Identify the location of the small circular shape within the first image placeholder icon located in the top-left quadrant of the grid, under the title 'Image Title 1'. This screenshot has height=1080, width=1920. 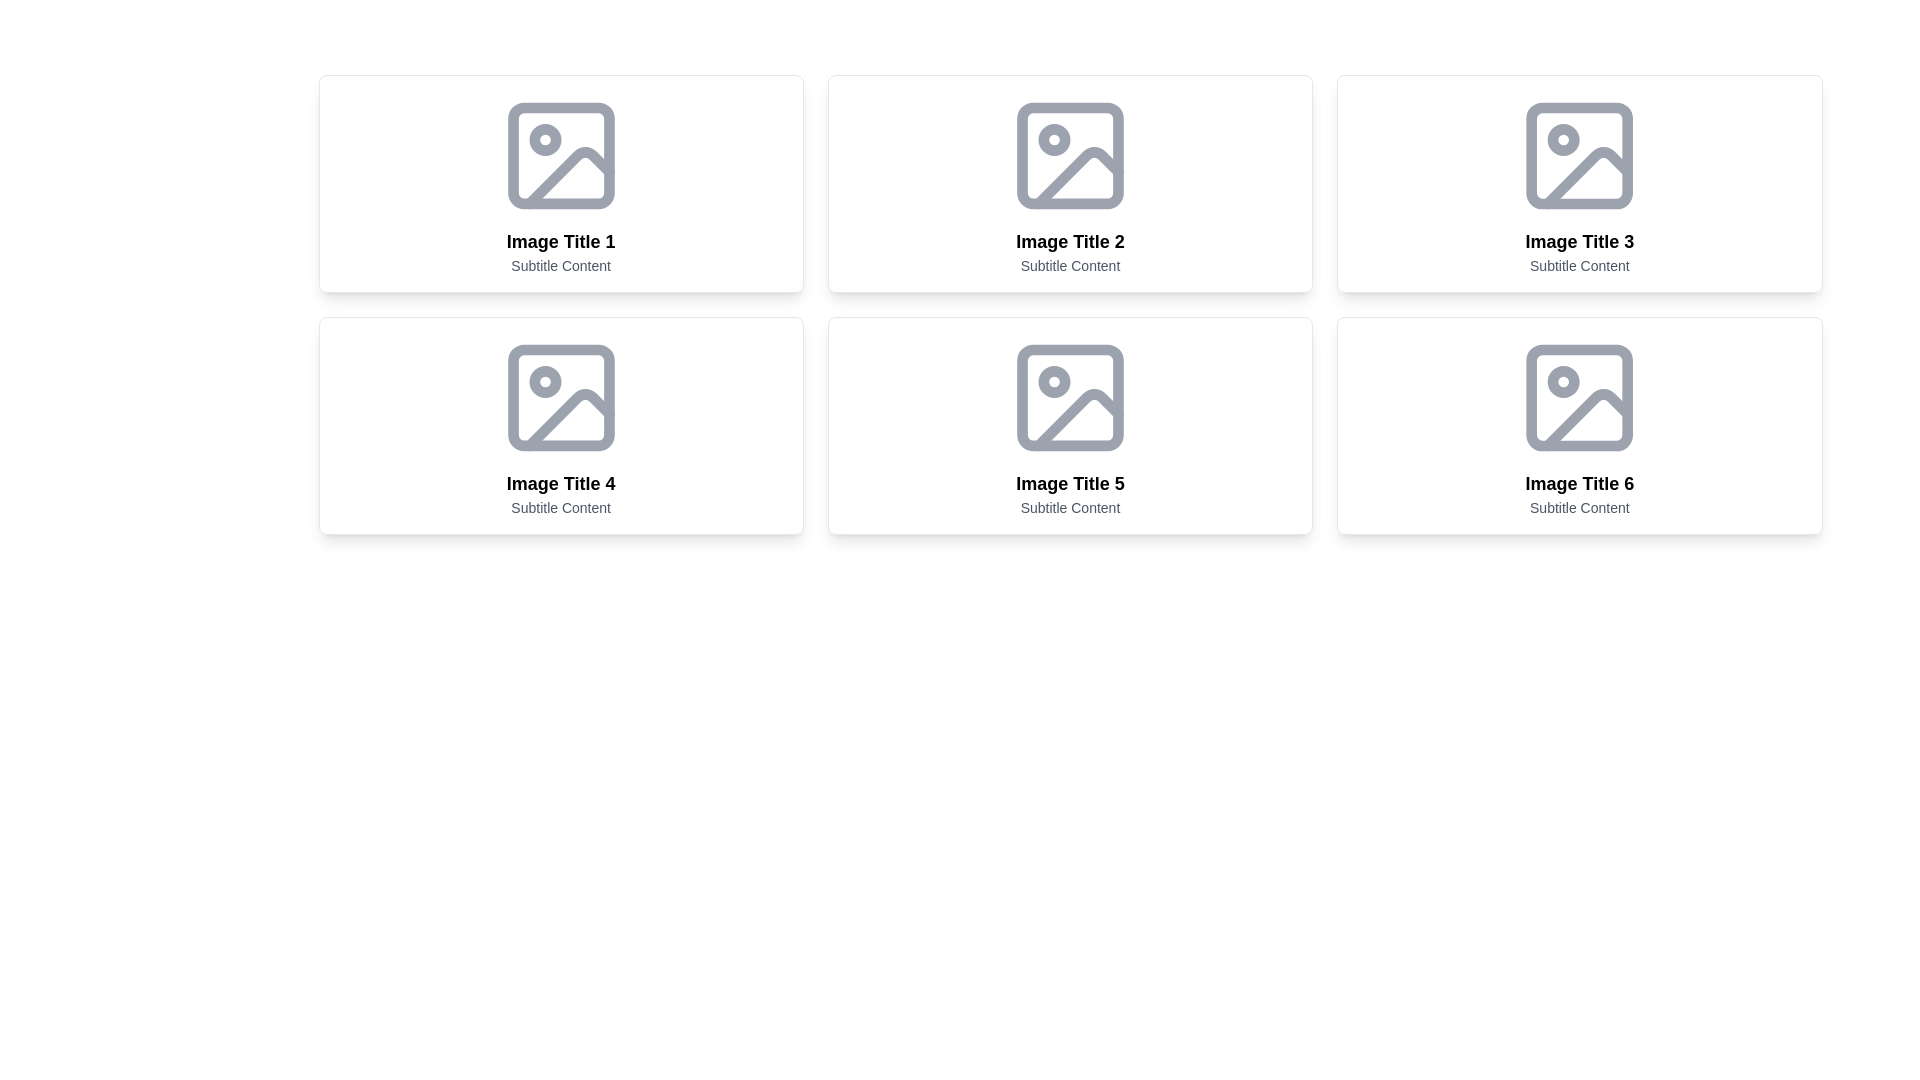
(545, 138).